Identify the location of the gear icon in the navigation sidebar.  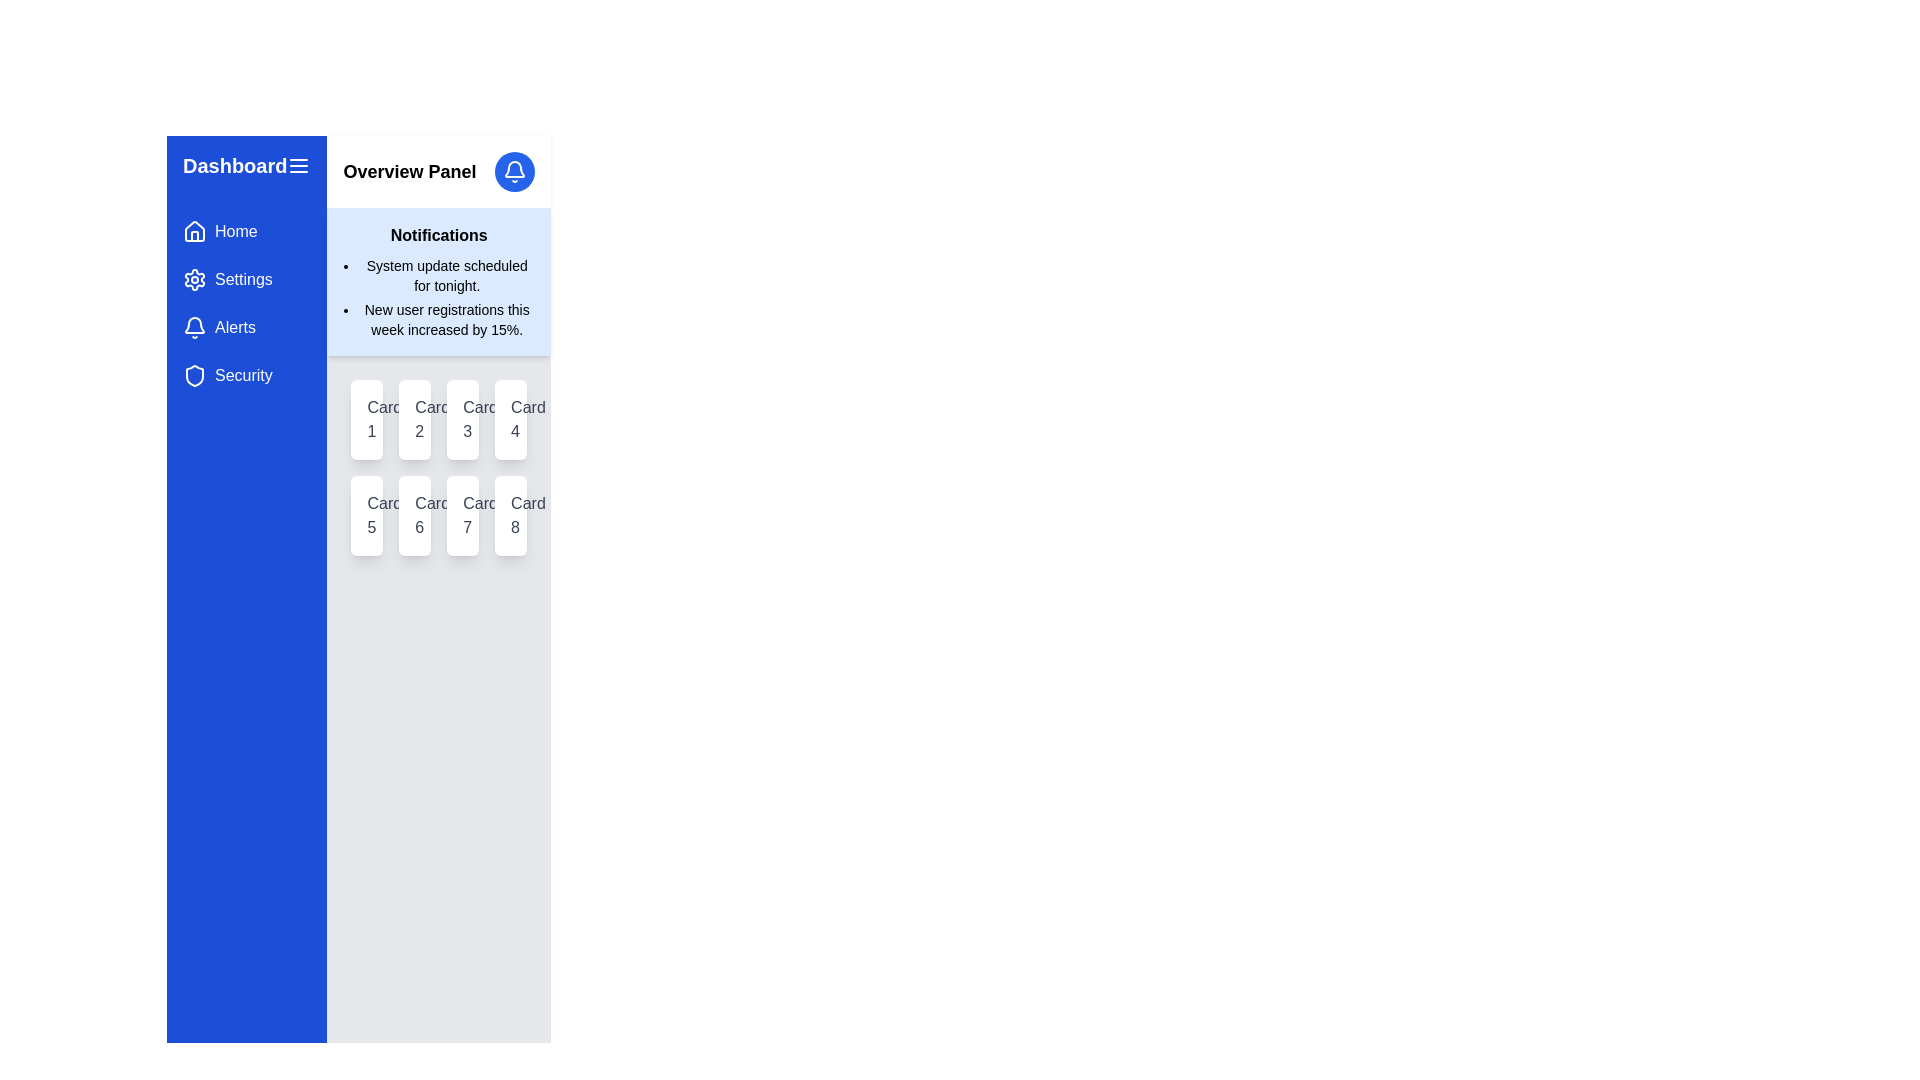
(195, 280).